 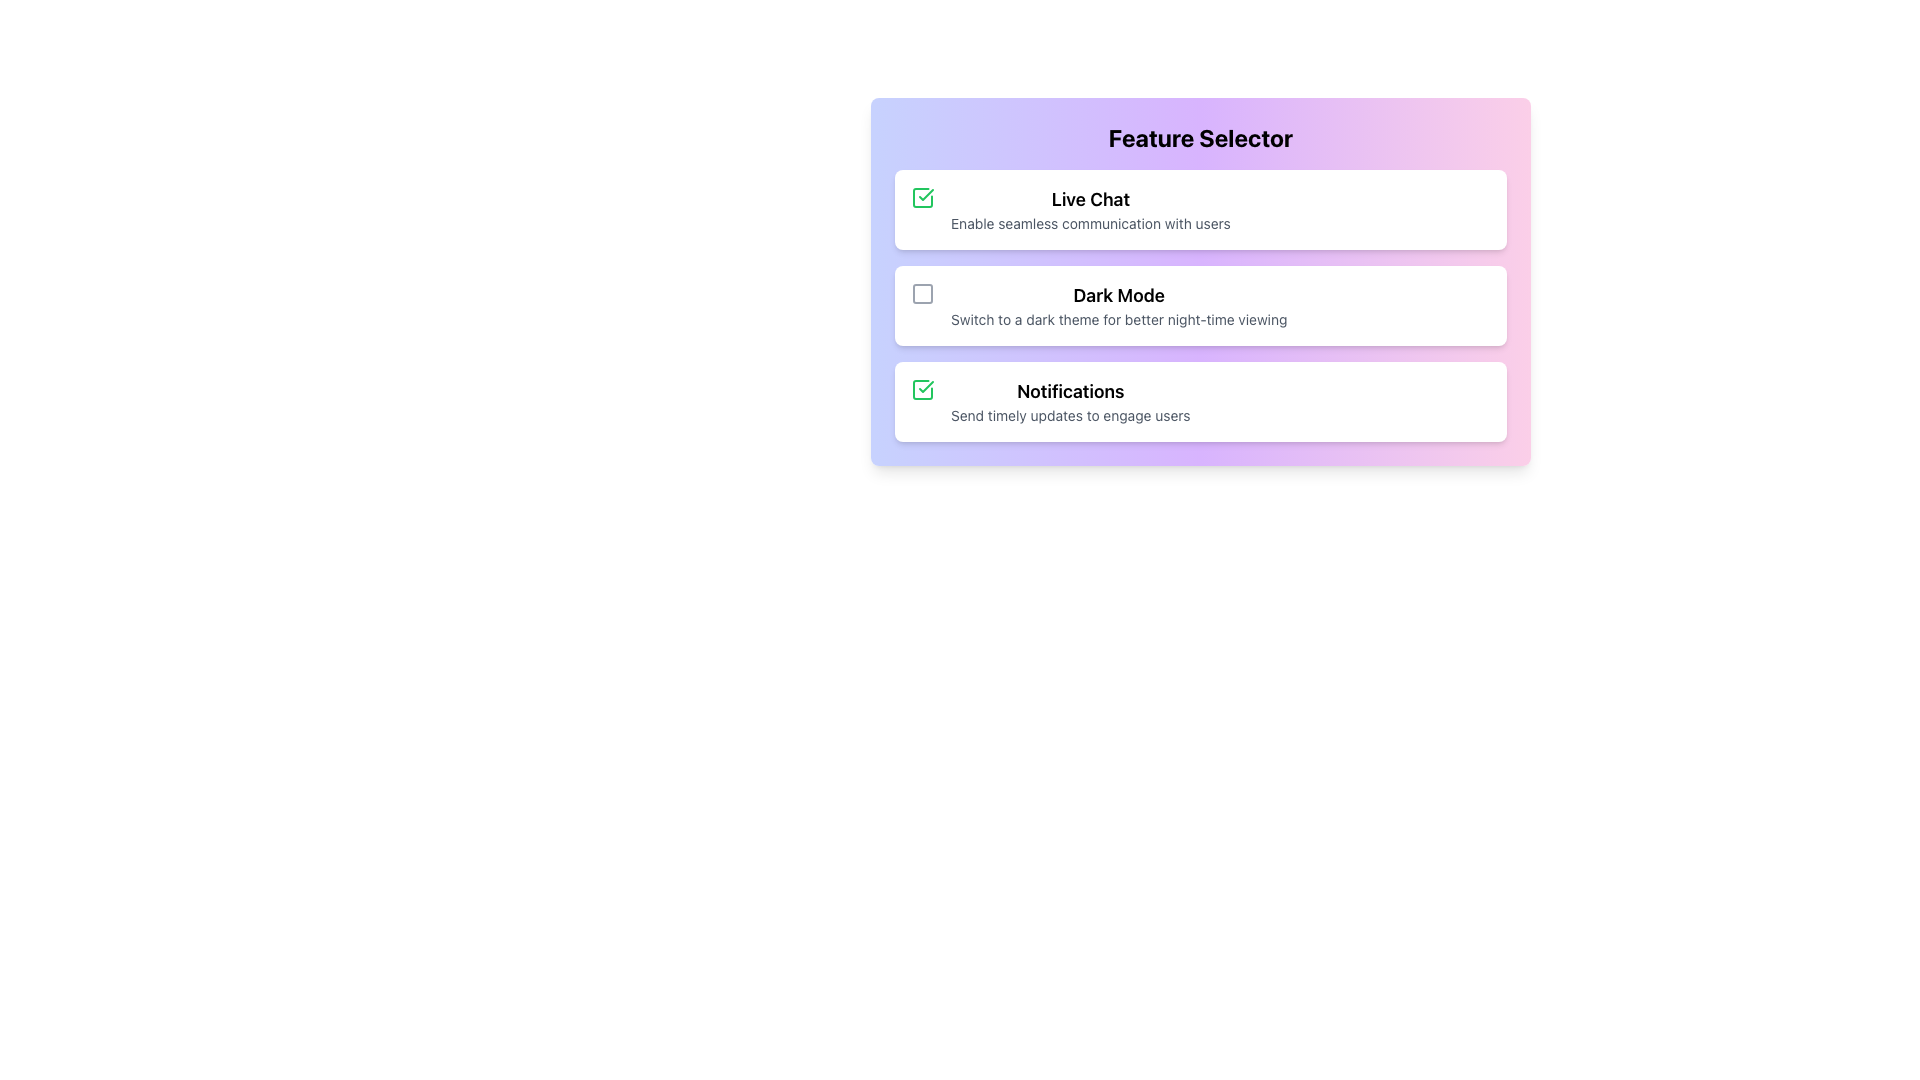 What do you see at coordinates (921, 293) in the screenshot?
I see `the toggle-like button for 'Dark Mode' positioned in the second row of the vertical list` at bounding box center [921, 293].